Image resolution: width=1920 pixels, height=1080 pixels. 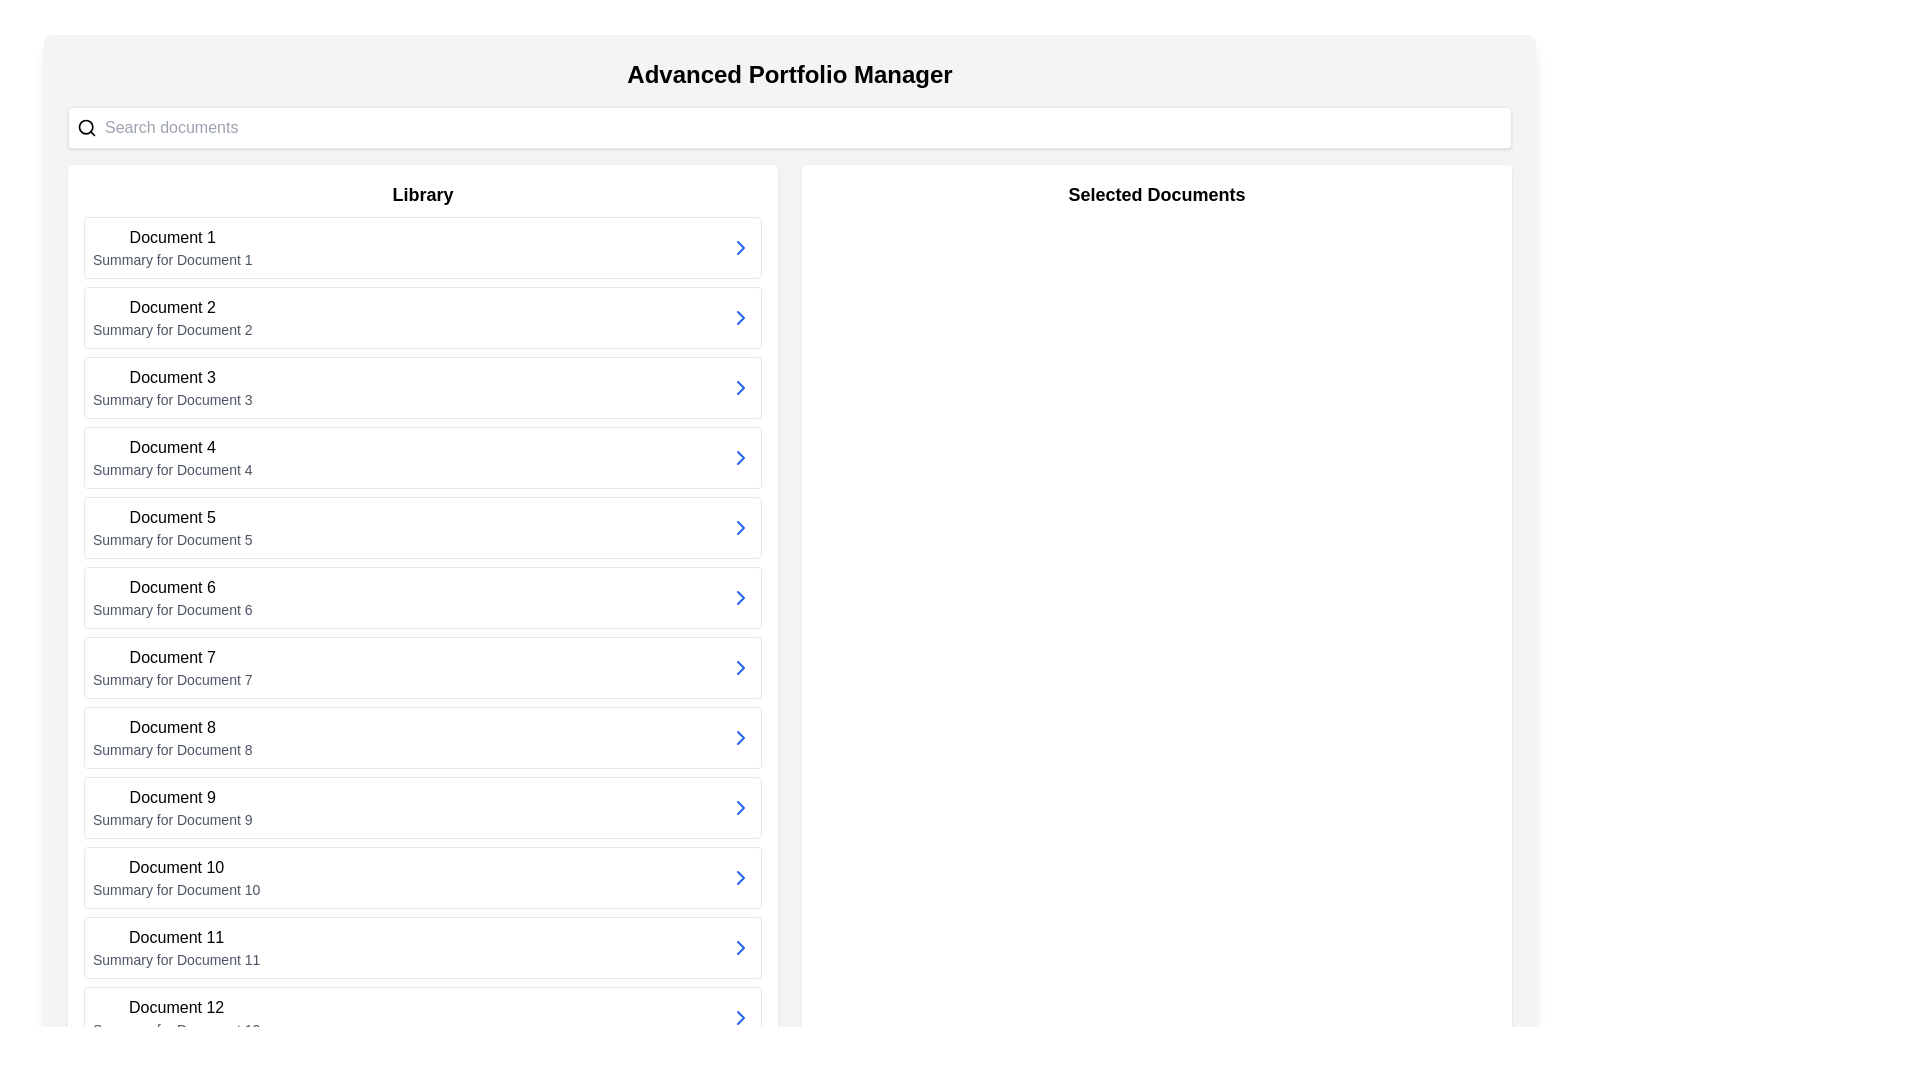 What do you see at coordinates (172, 596) in the screenshot?
I see `the text label for 'Document 6'` at bounding box center [172, 596].